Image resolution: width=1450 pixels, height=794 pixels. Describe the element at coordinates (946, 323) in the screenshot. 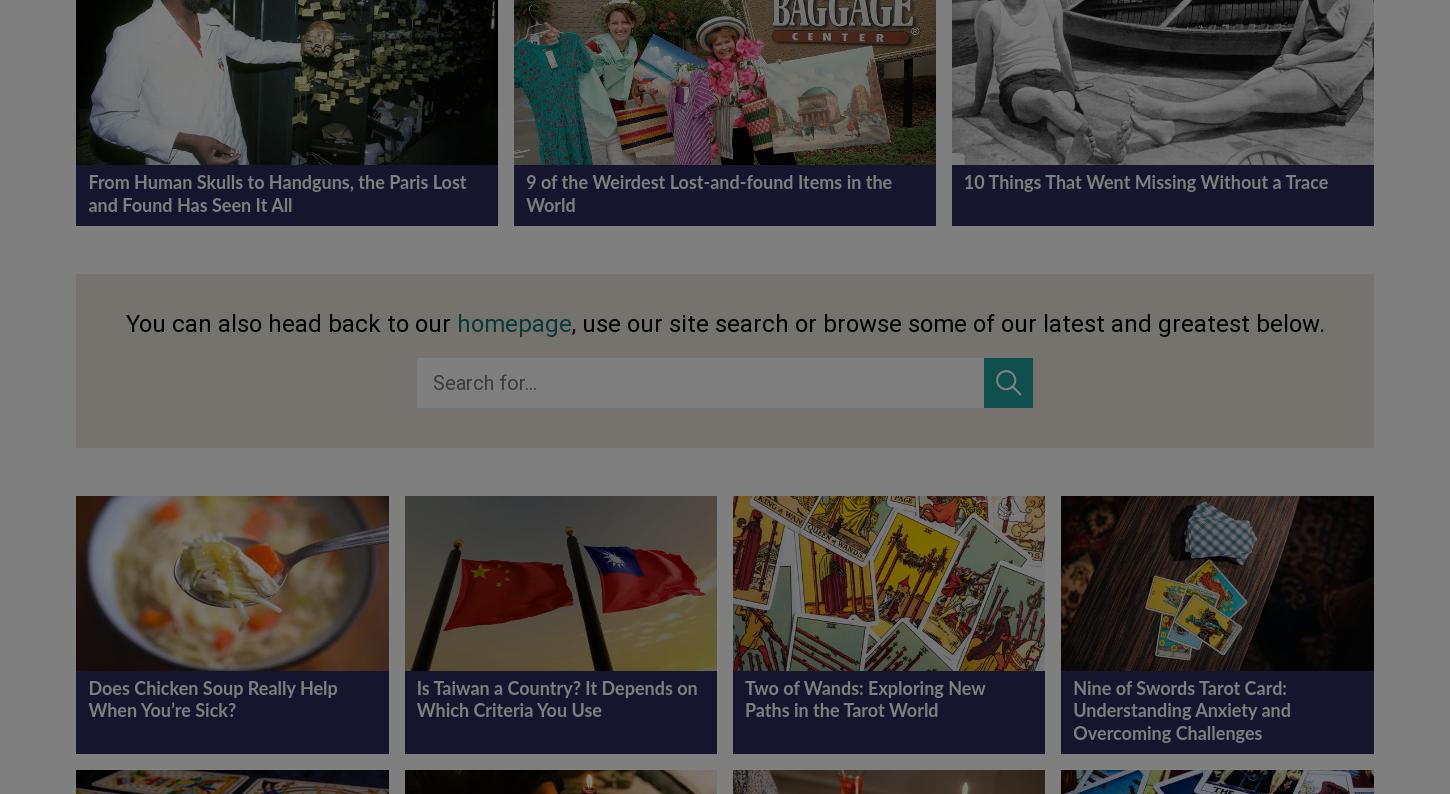

I see `', use our site search or browse some of our latest and greatest below.'` at that location.